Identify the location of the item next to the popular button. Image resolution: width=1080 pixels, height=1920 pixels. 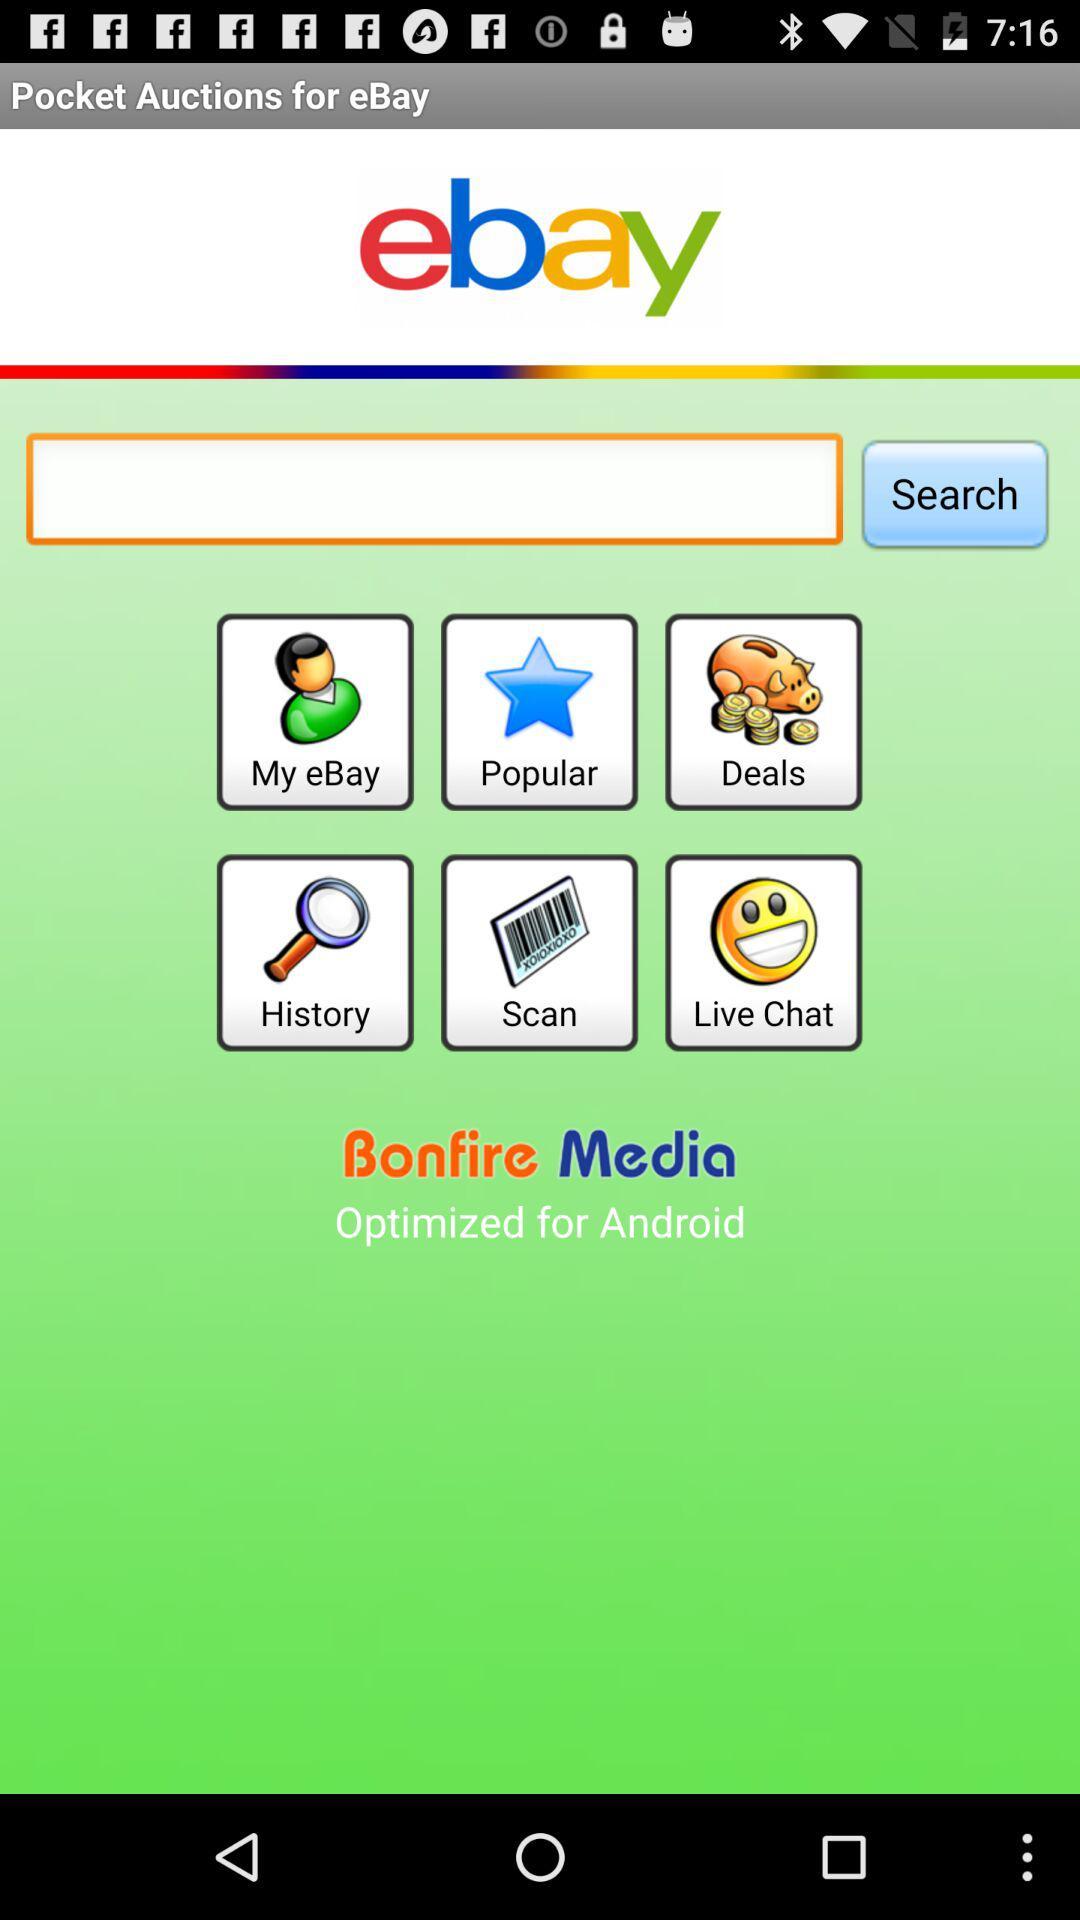
(315, 712).